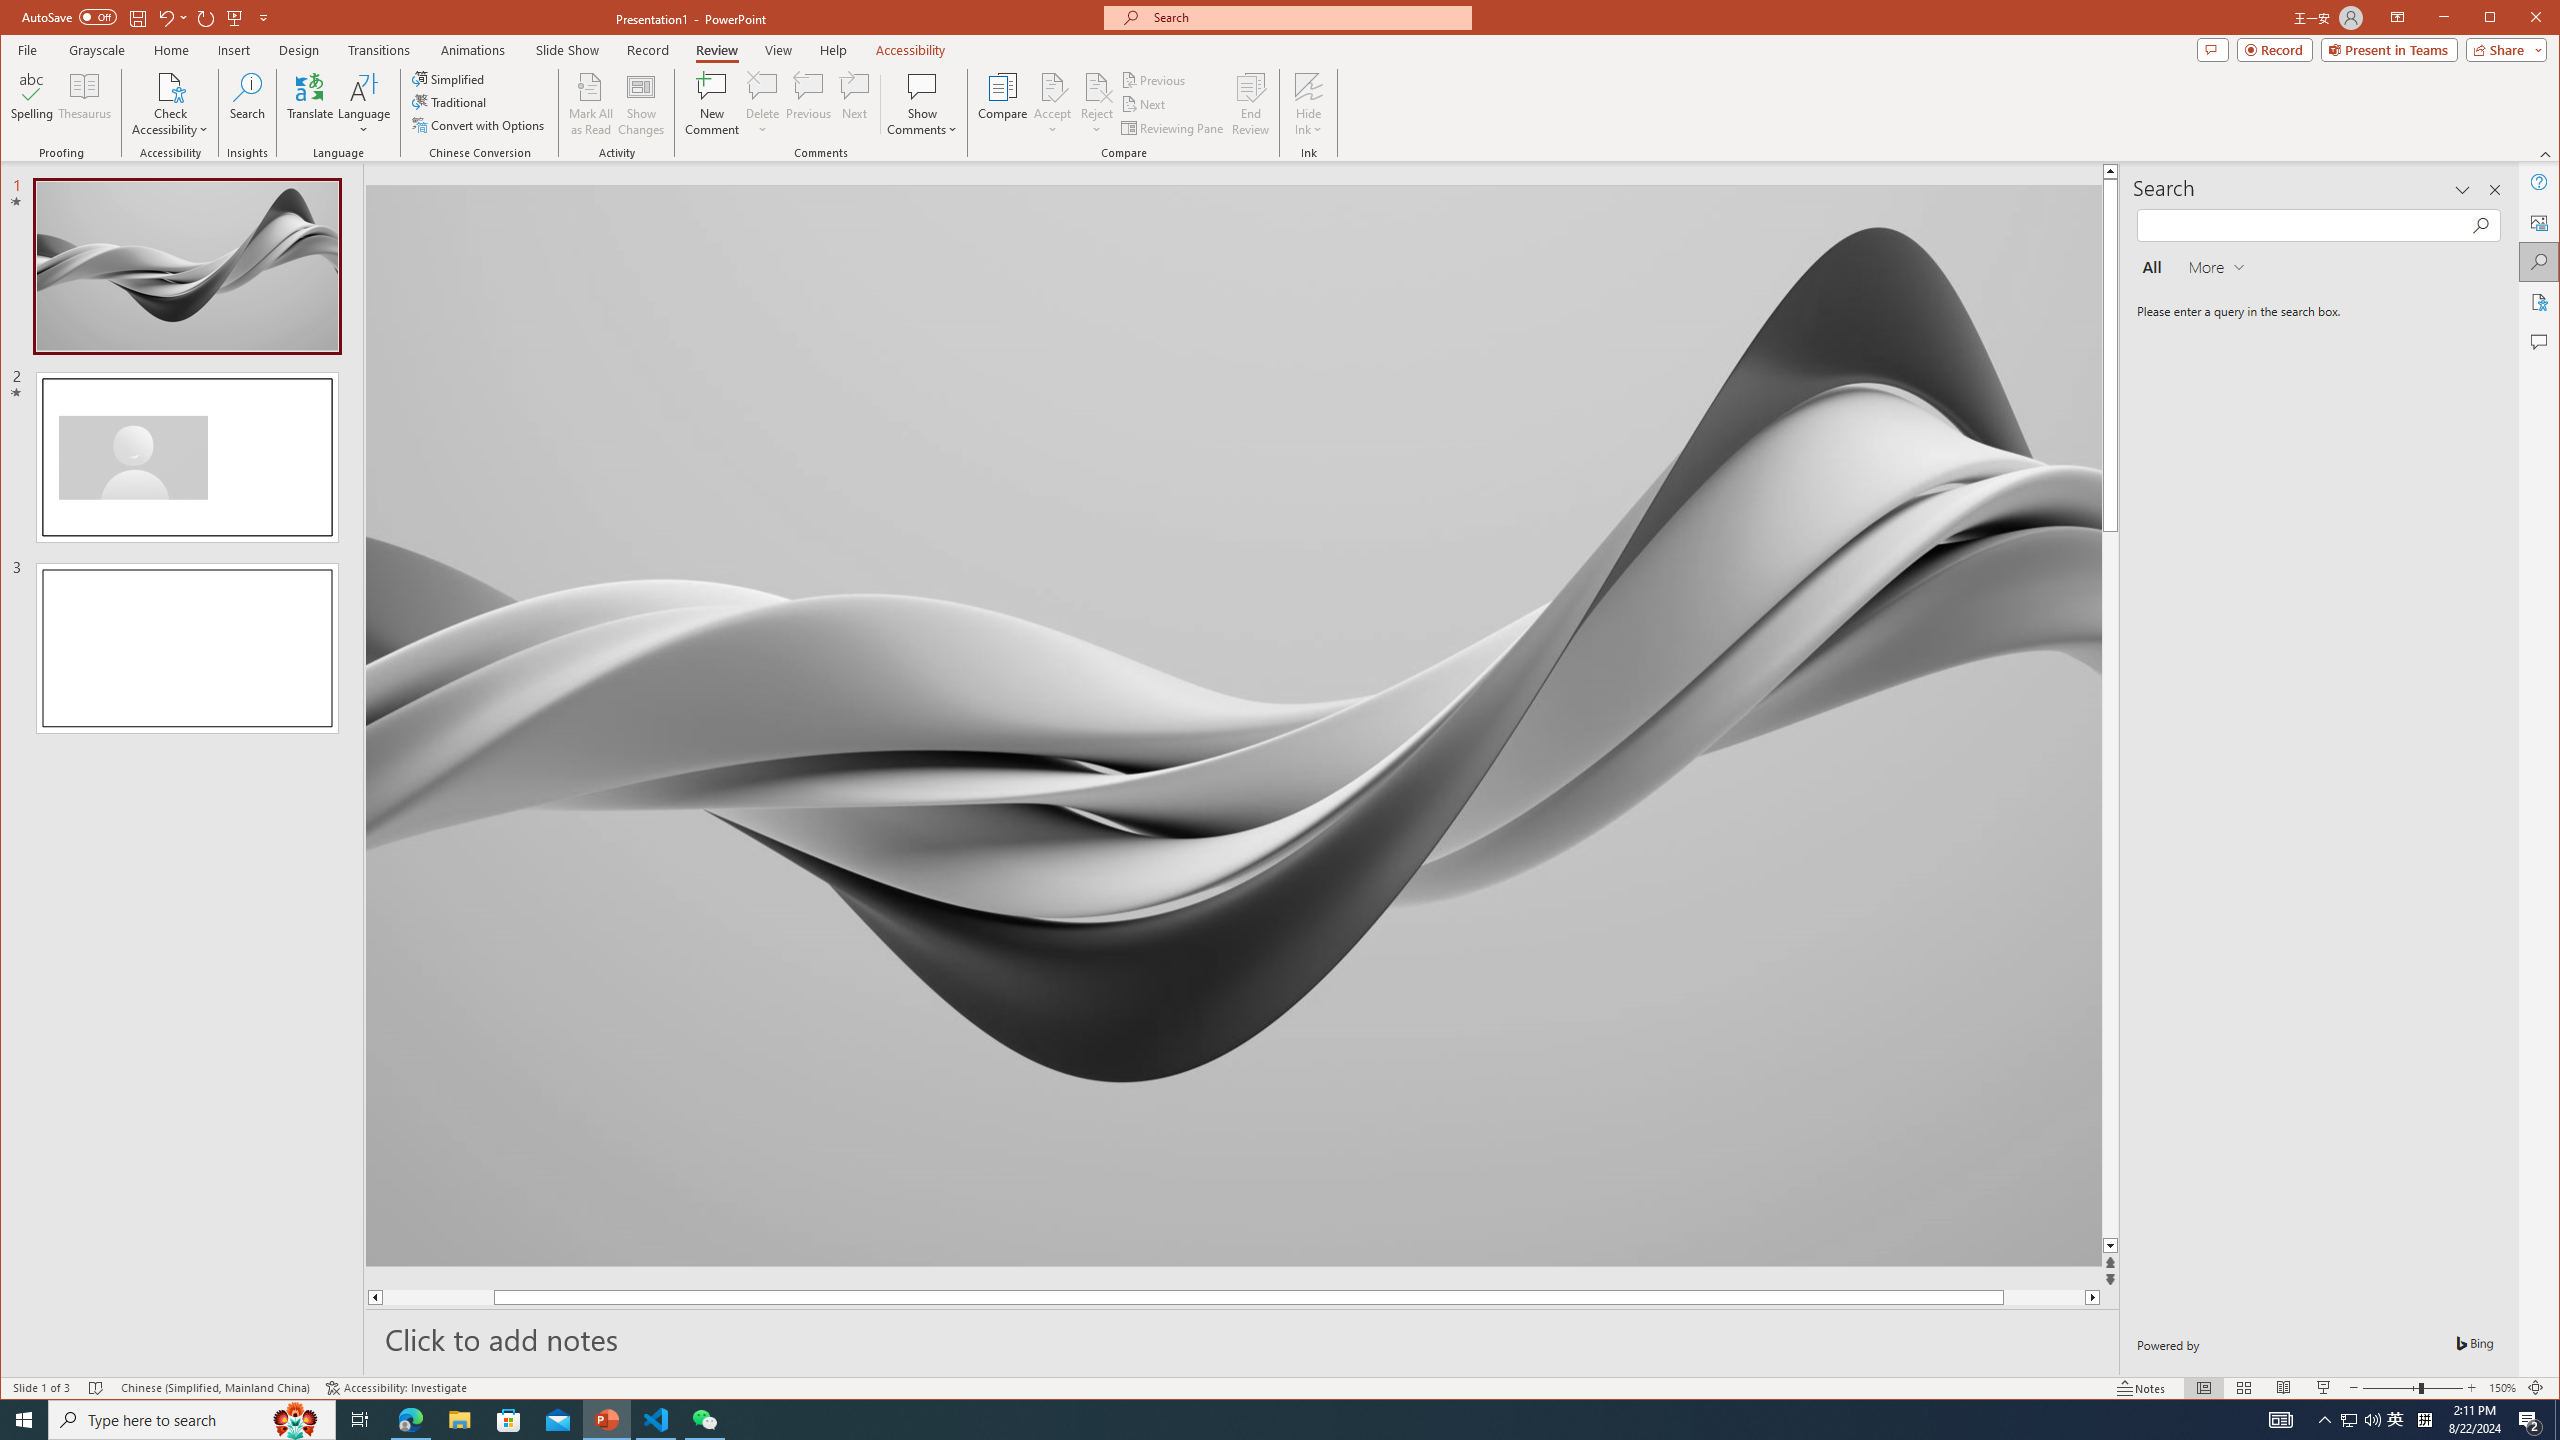 The width and height of the screenshot is (2560, 1440). I want to click on 'Show Changes', so click(641, 103).